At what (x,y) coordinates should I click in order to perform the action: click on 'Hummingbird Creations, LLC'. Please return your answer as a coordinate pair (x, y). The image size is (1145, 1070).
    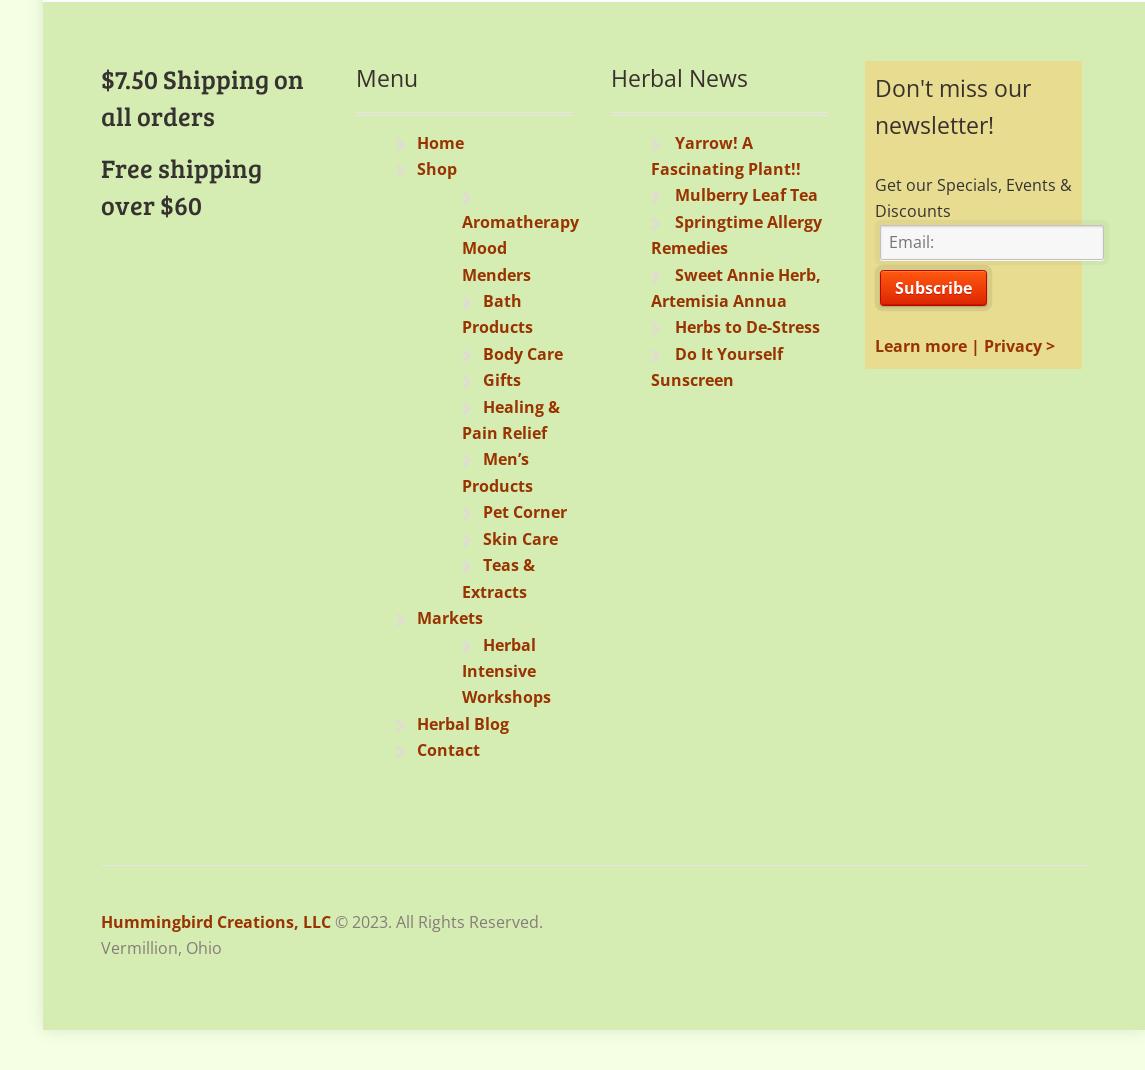
    Looking at the image, I should click on (214, 919).